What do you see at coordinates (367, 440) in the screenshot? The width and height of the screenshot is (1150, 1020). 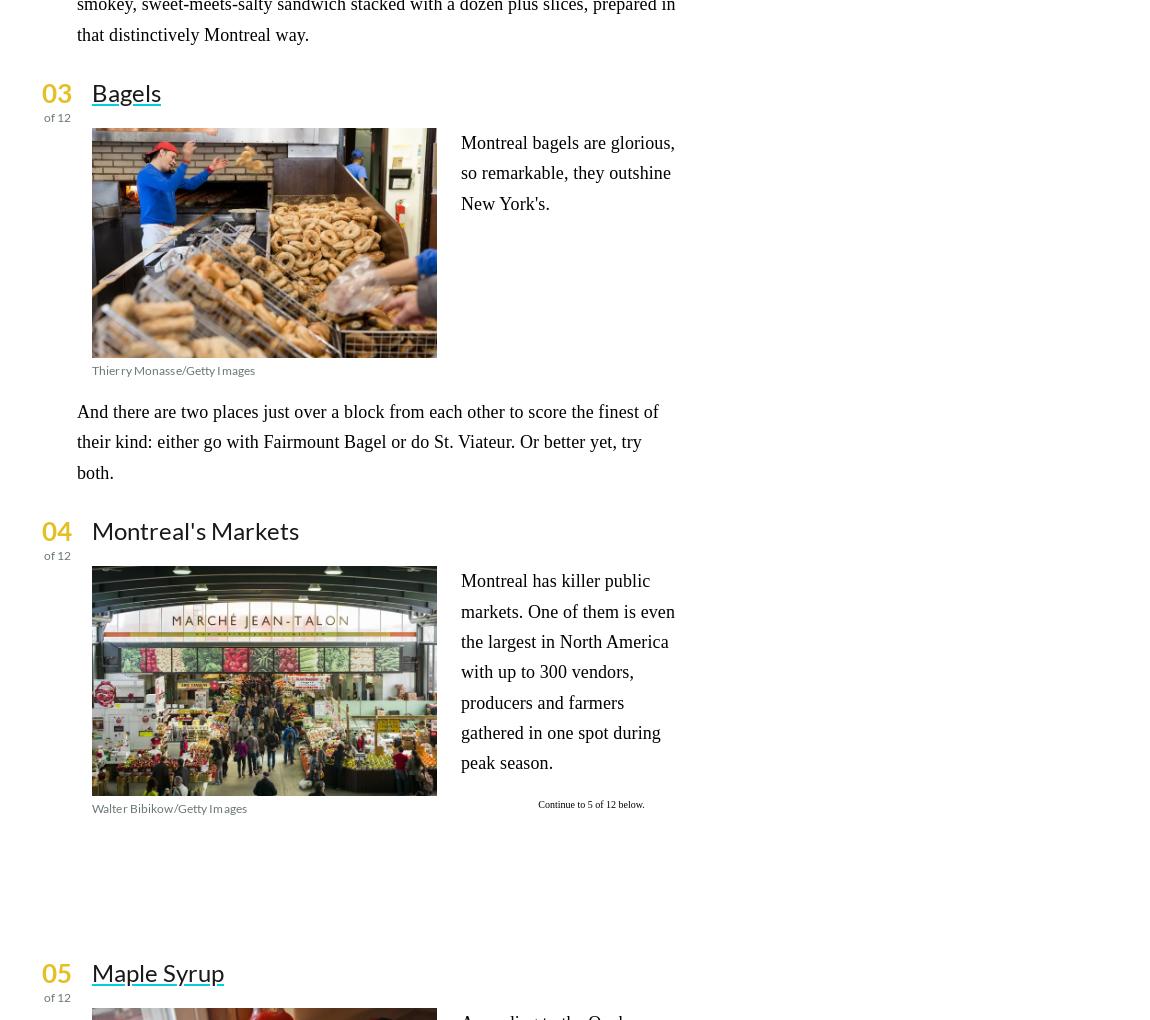 I see `'And there are two places just over a block from each other to score the finest of their kind: either go with Fairmount Bagel or do St. Viateur. Or better yet, try both.'` at bounding box center [367, 440].